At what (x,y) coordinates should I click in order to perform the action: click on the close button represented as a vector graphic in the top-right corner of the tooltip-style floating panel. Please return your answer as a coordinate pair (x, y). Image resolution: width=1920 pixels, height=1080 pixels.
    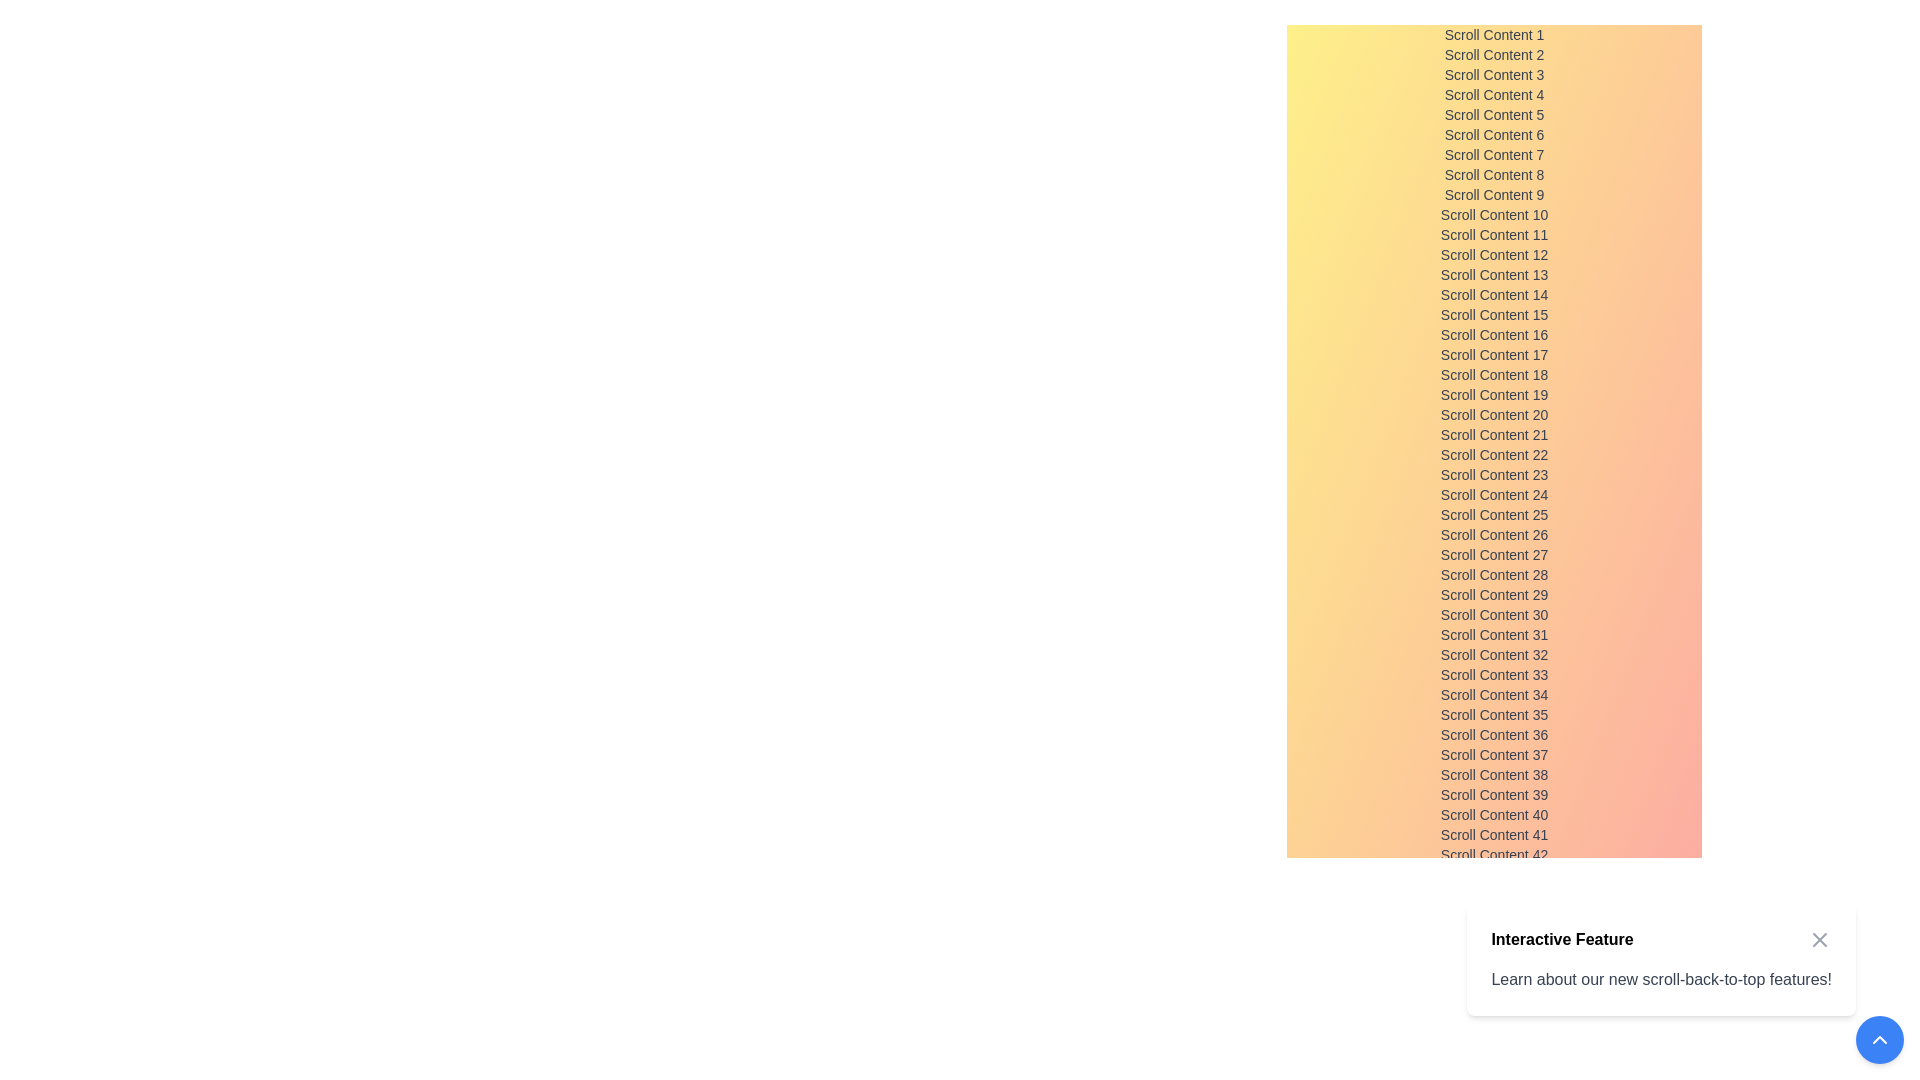
    Looking at the image, I should click on (1819, 940).